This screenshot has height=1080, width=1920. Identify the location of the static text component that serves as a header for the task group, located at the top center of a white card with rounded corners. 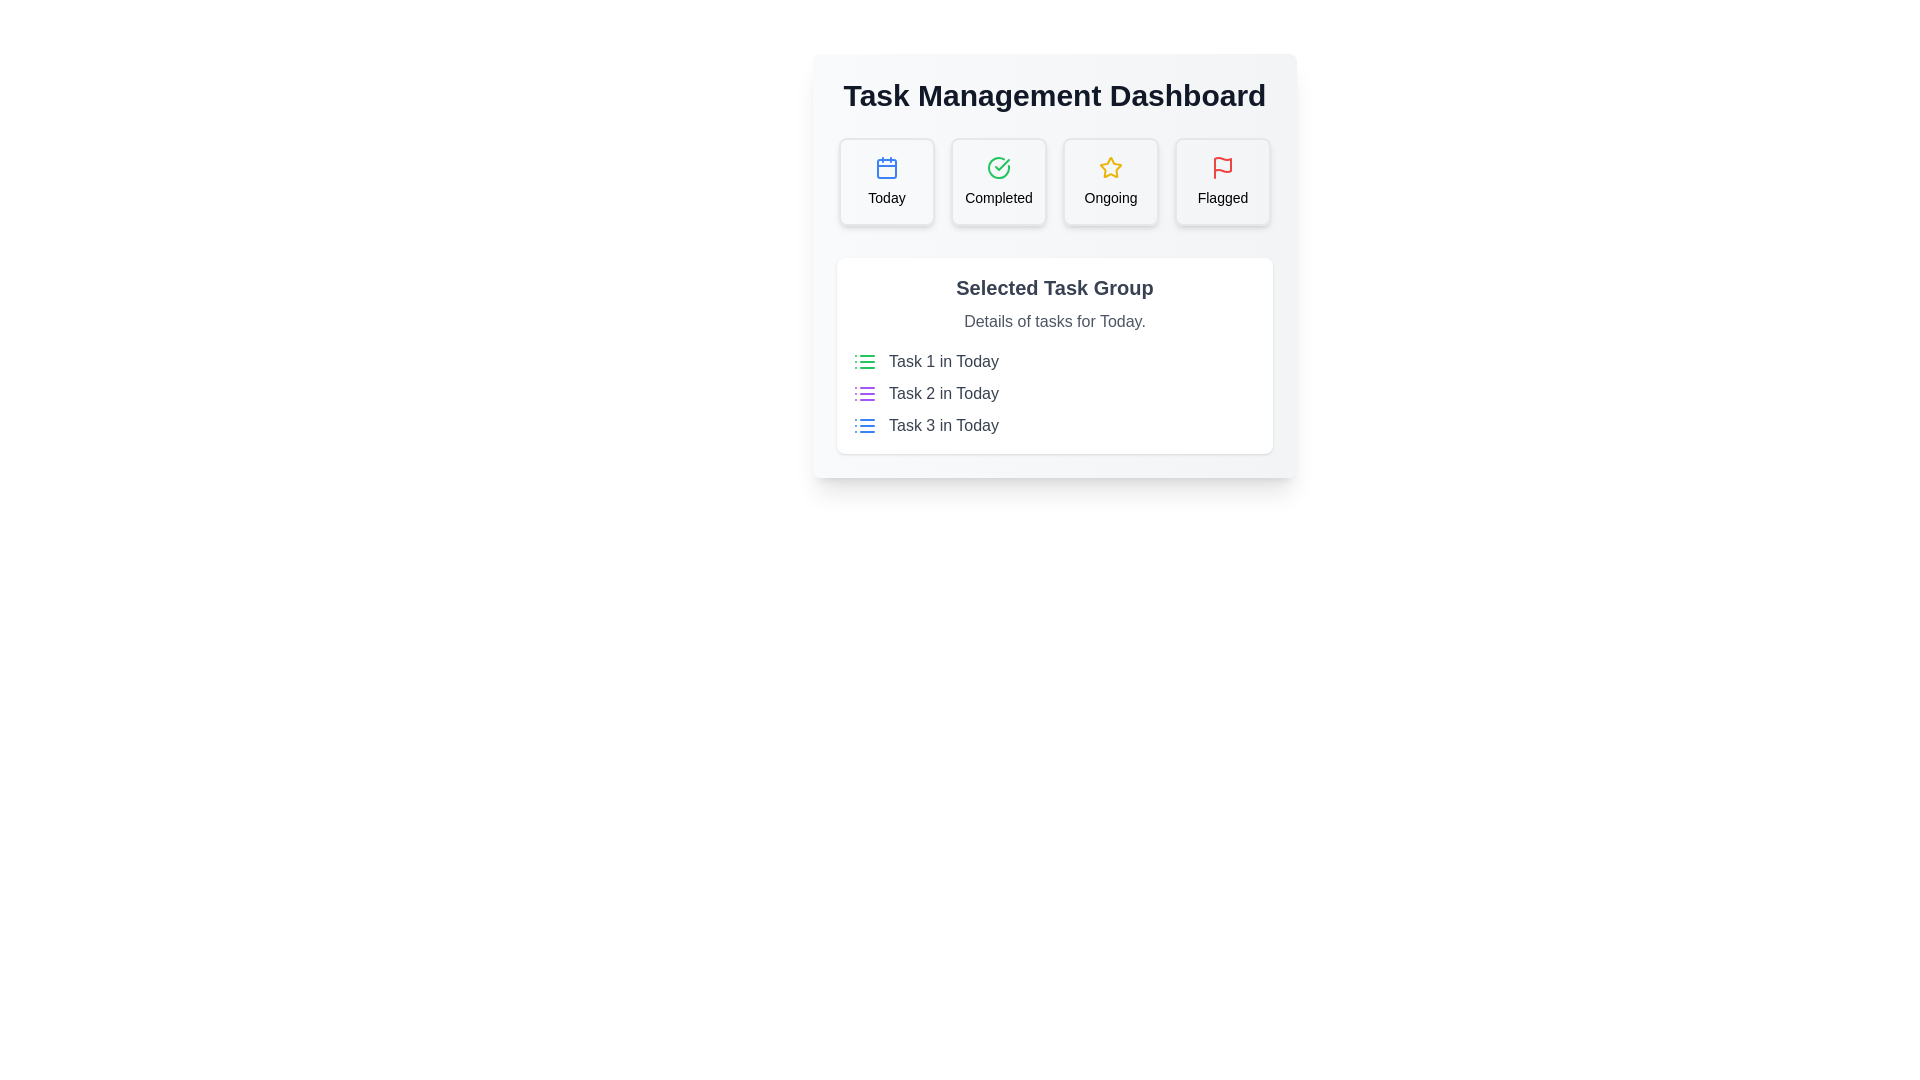
(1054, 288).